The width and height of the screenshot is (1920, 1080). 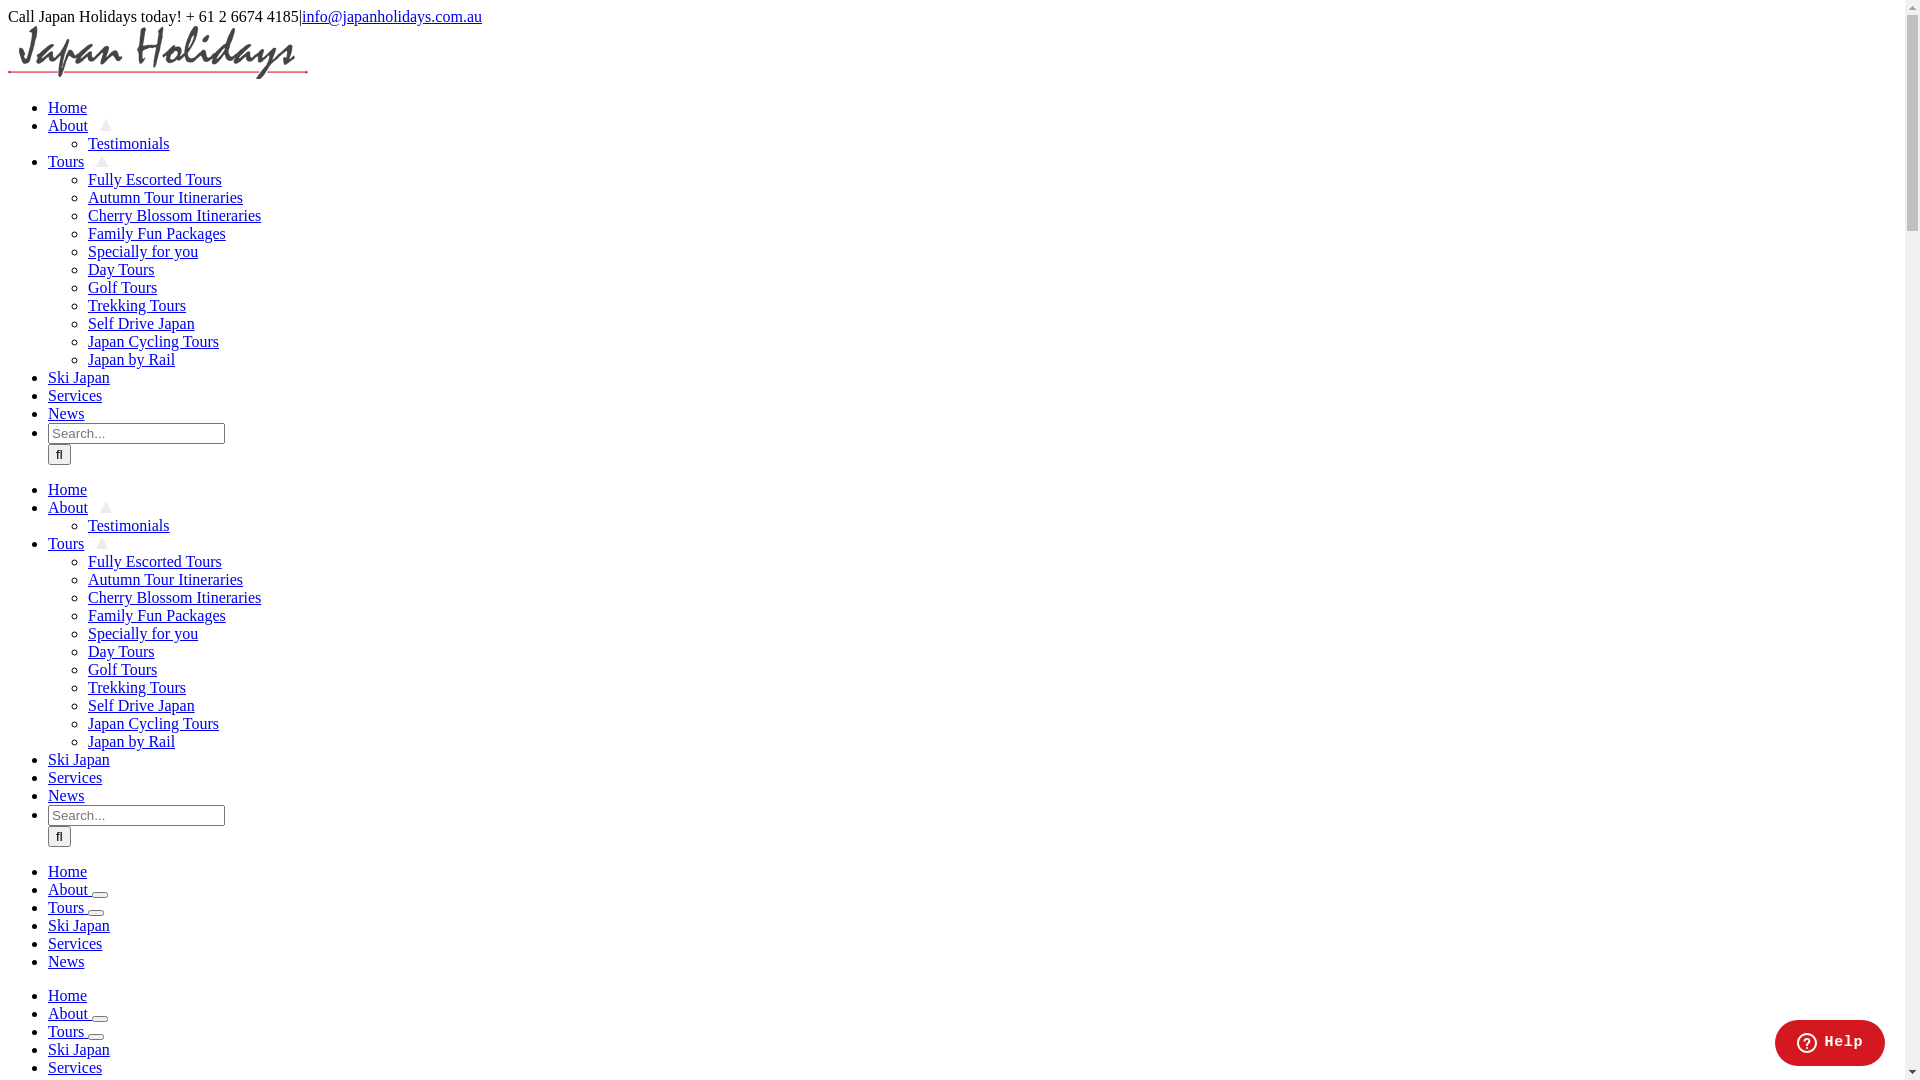 What do you see at coordinates (130, 741) in the screenshot?
I see `'Japan by Rail'` at bounding box center [130, 741].